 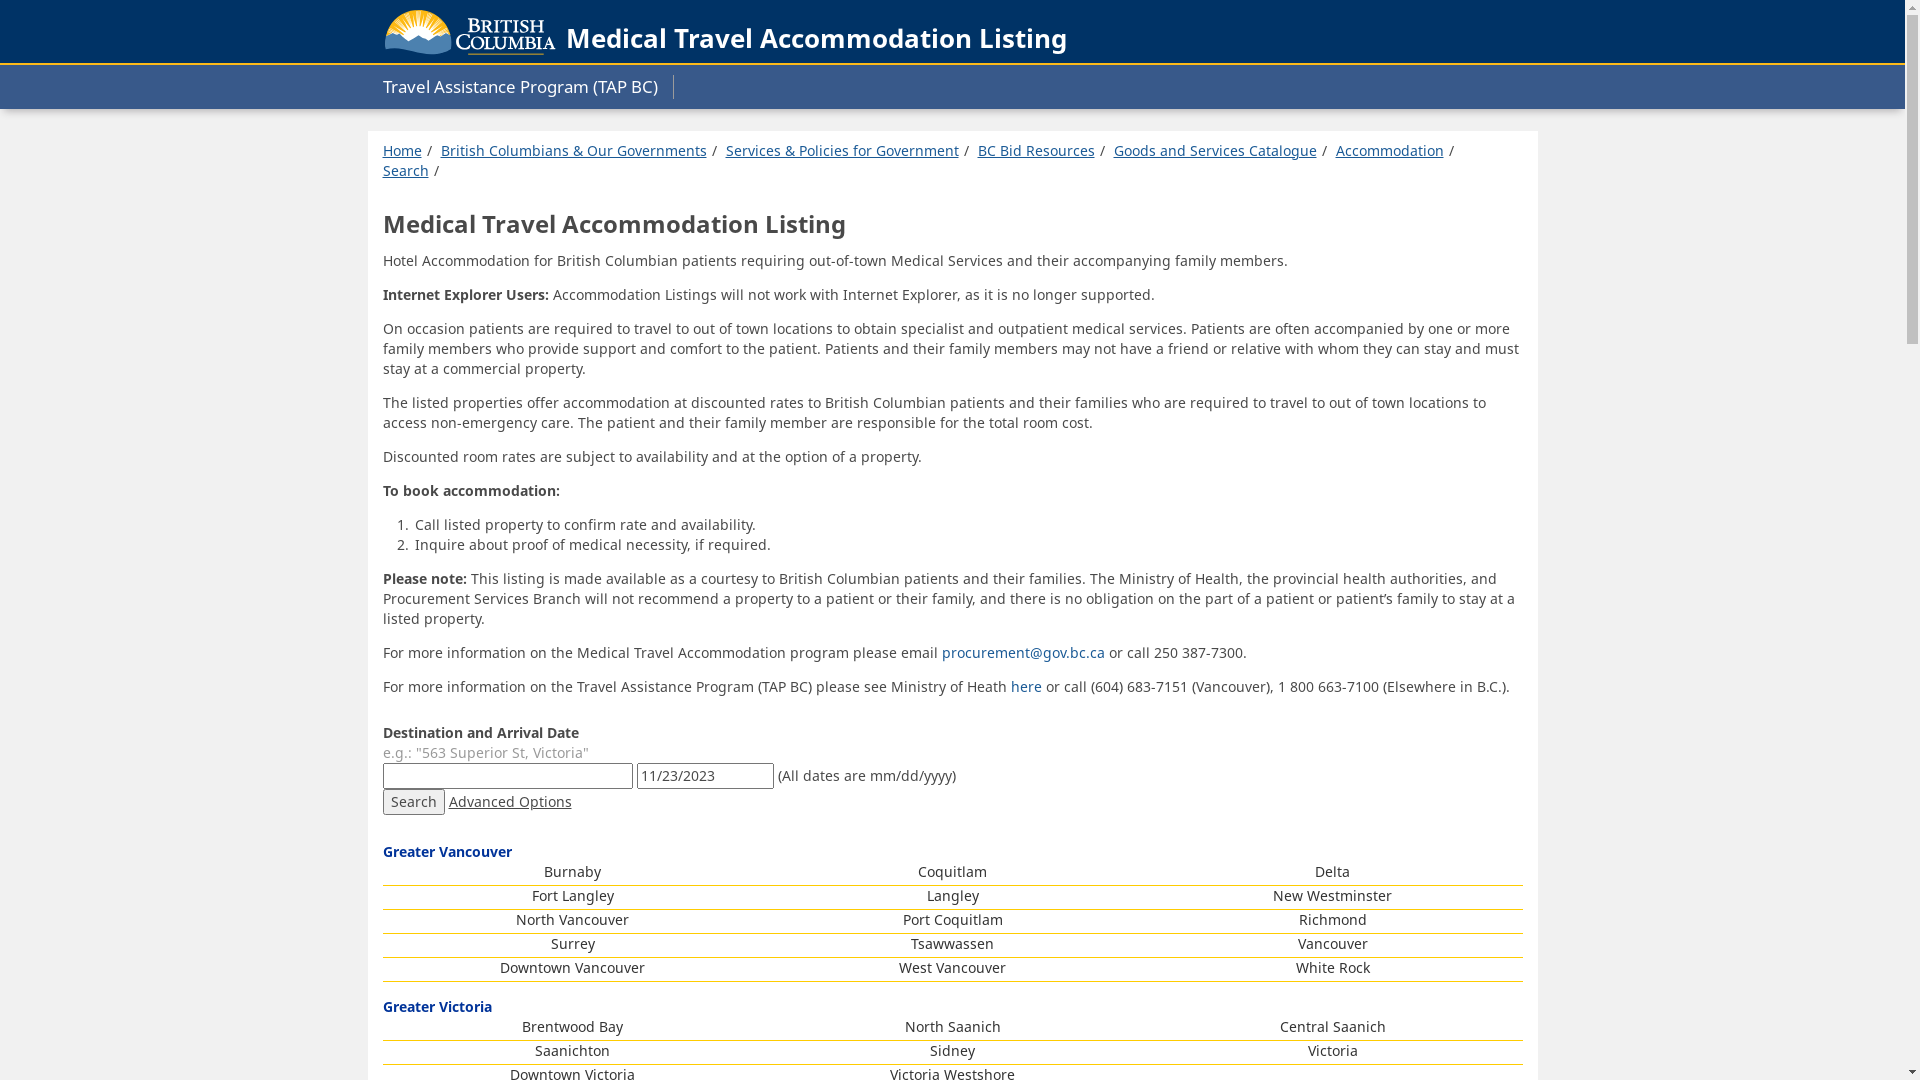 I want to click on 'here', so click(x=1027, y=685).